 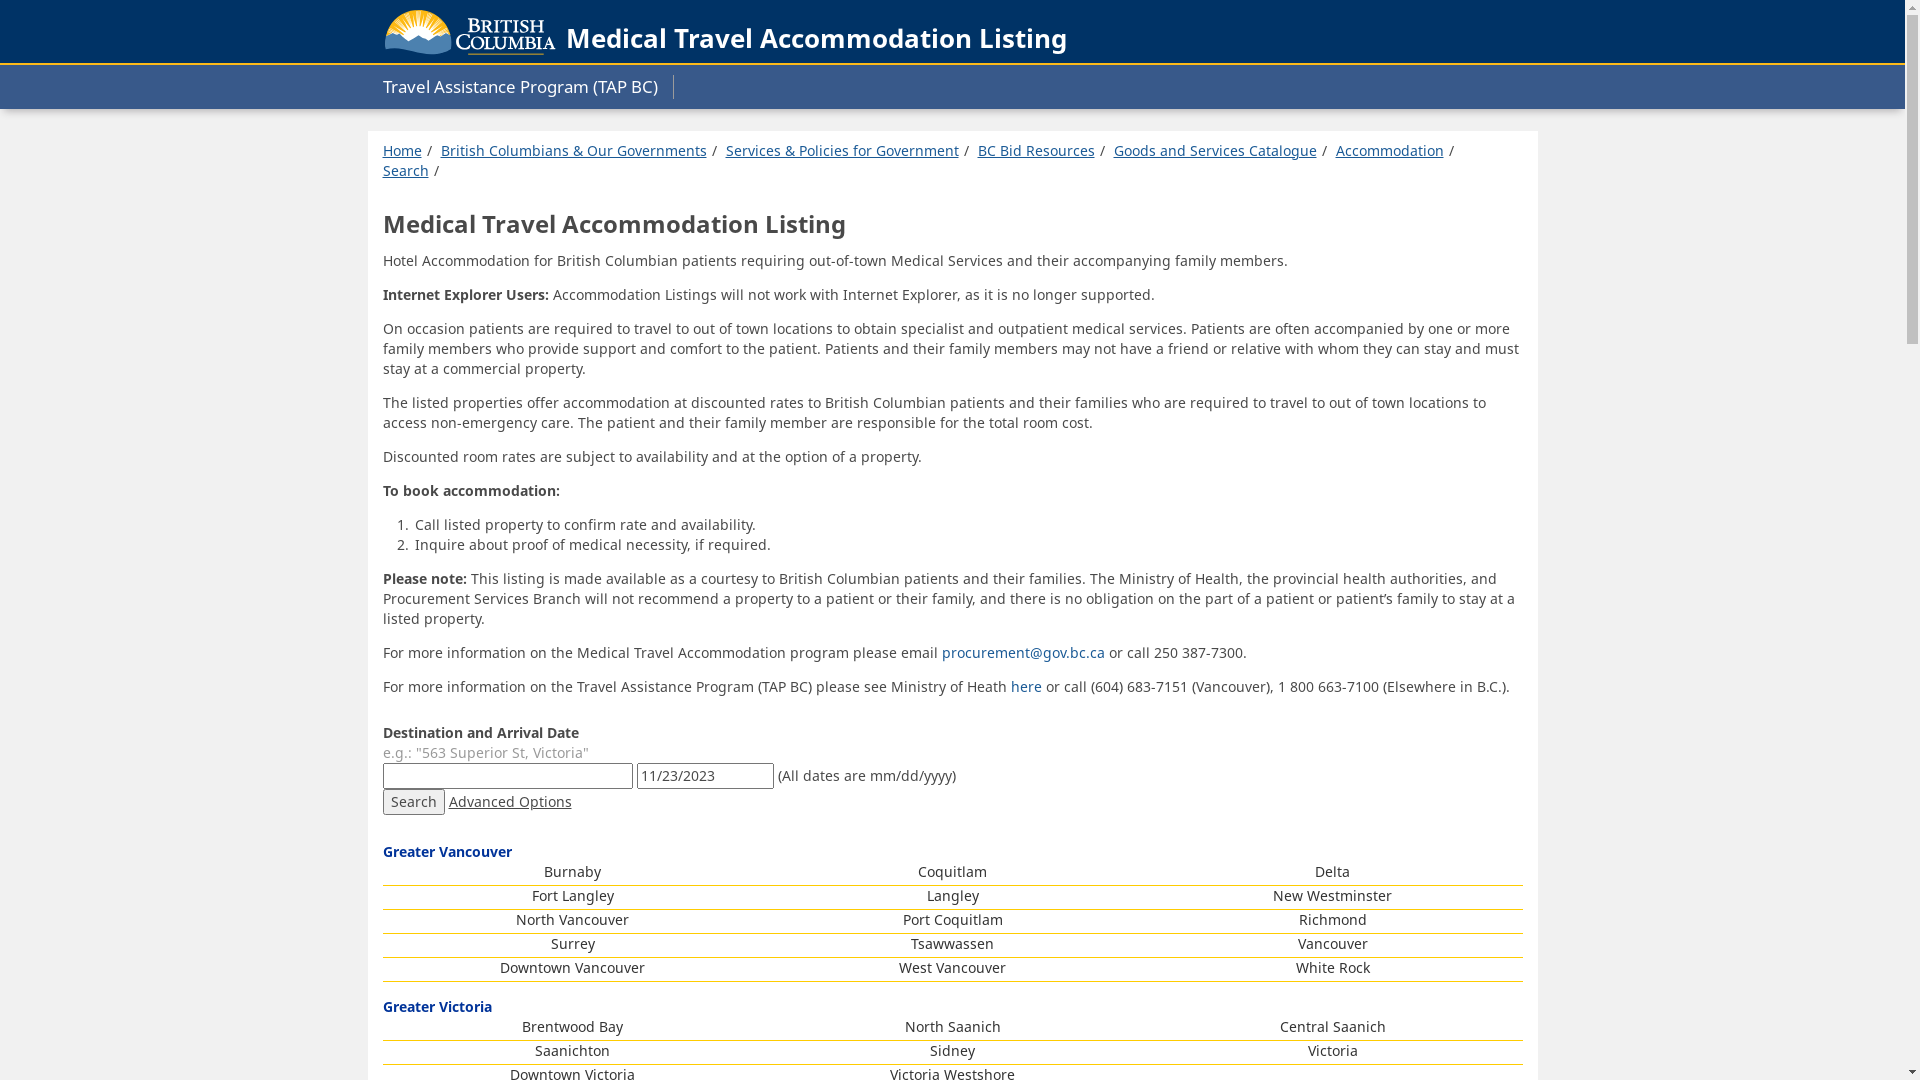 I want to click on 'here', so click(x=1027, y=685).